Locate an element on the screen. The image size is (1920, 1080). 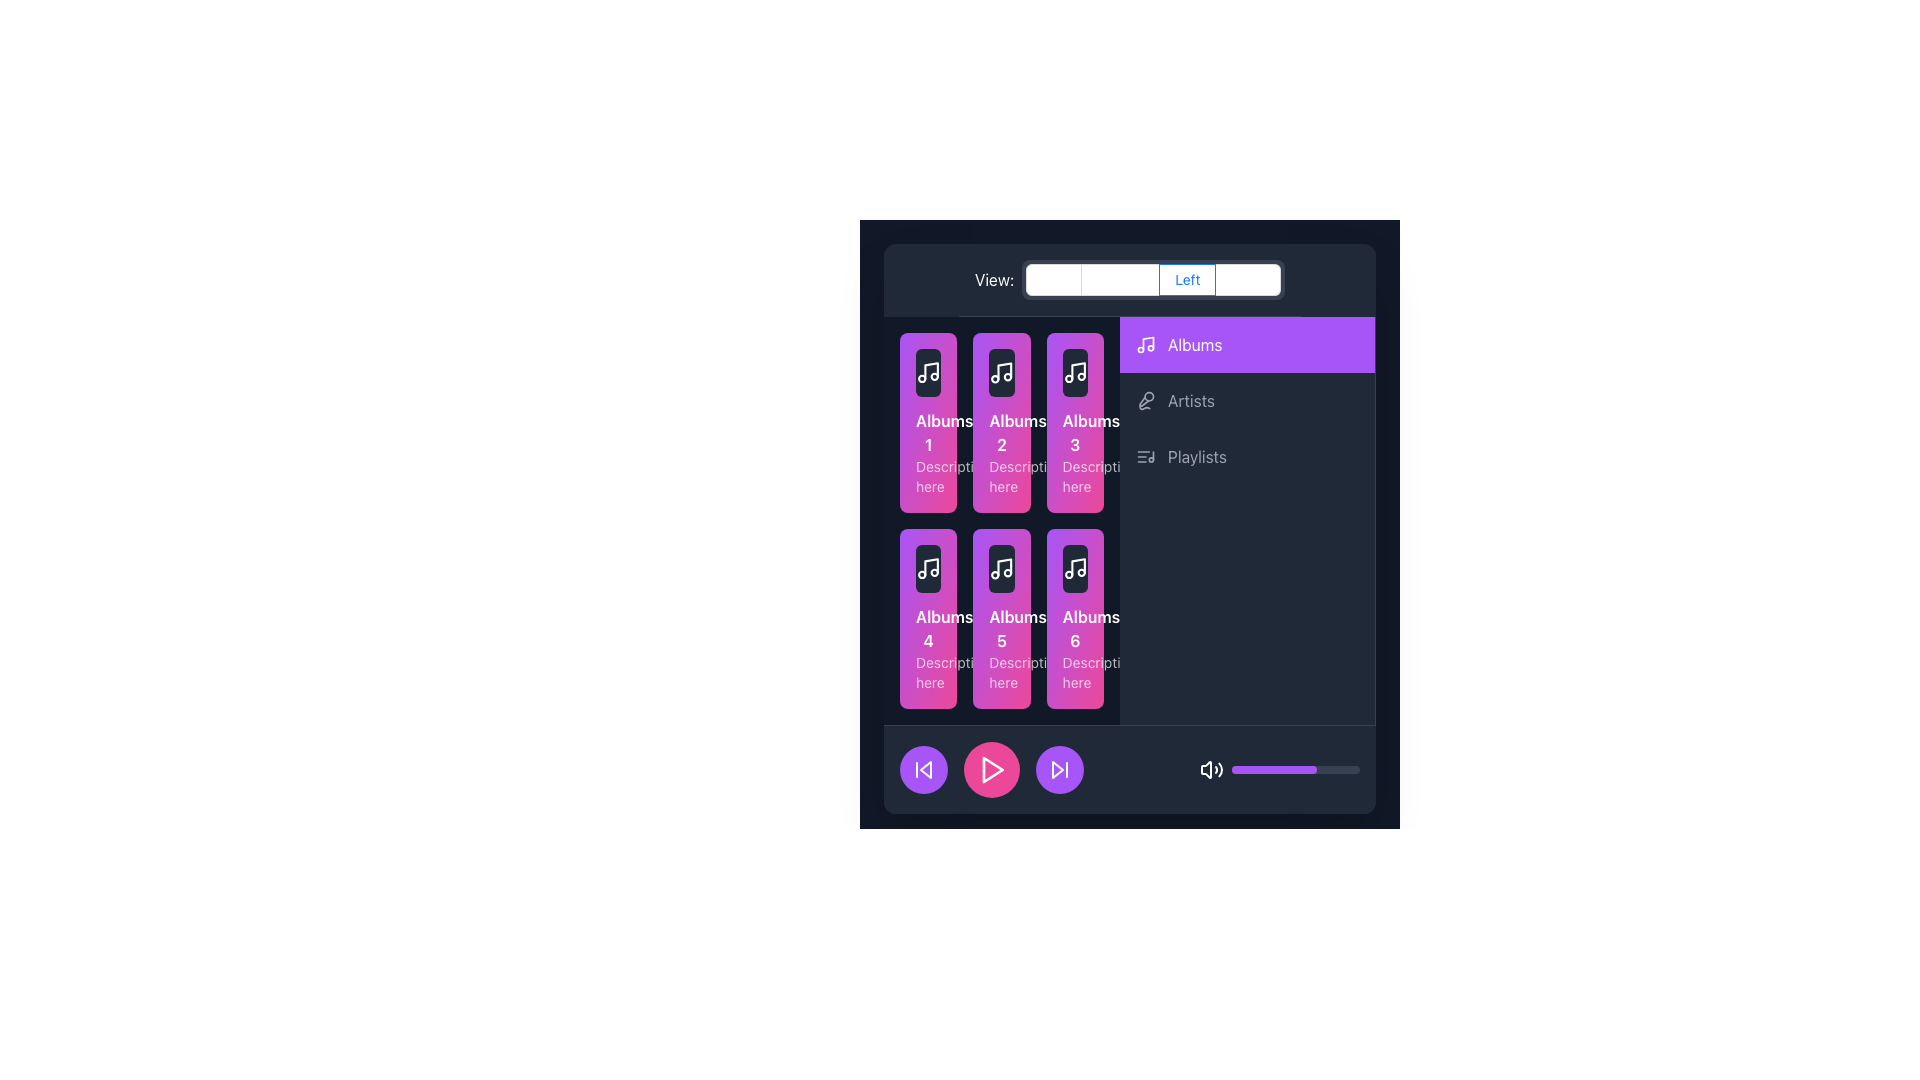
the skip backward button located is located at coordinates (923, 769).